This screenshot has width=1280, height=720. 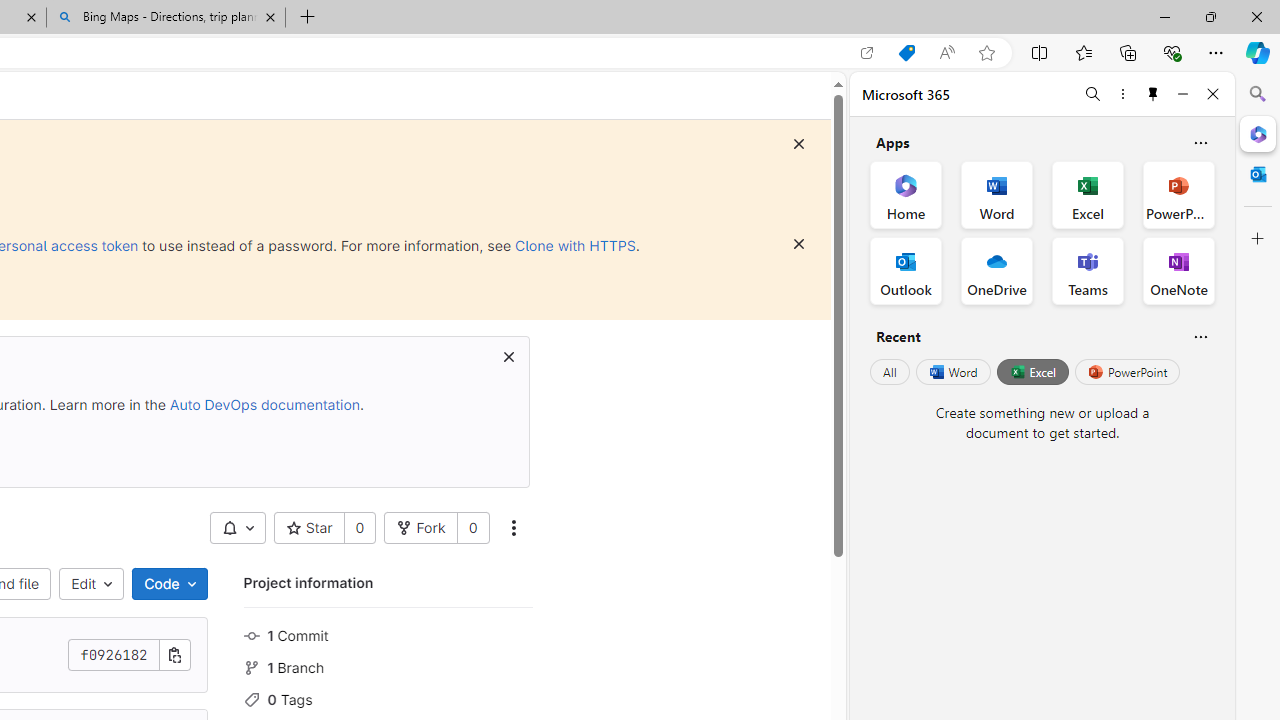 I want to click on 'Fork', so click(x=420, y=527).